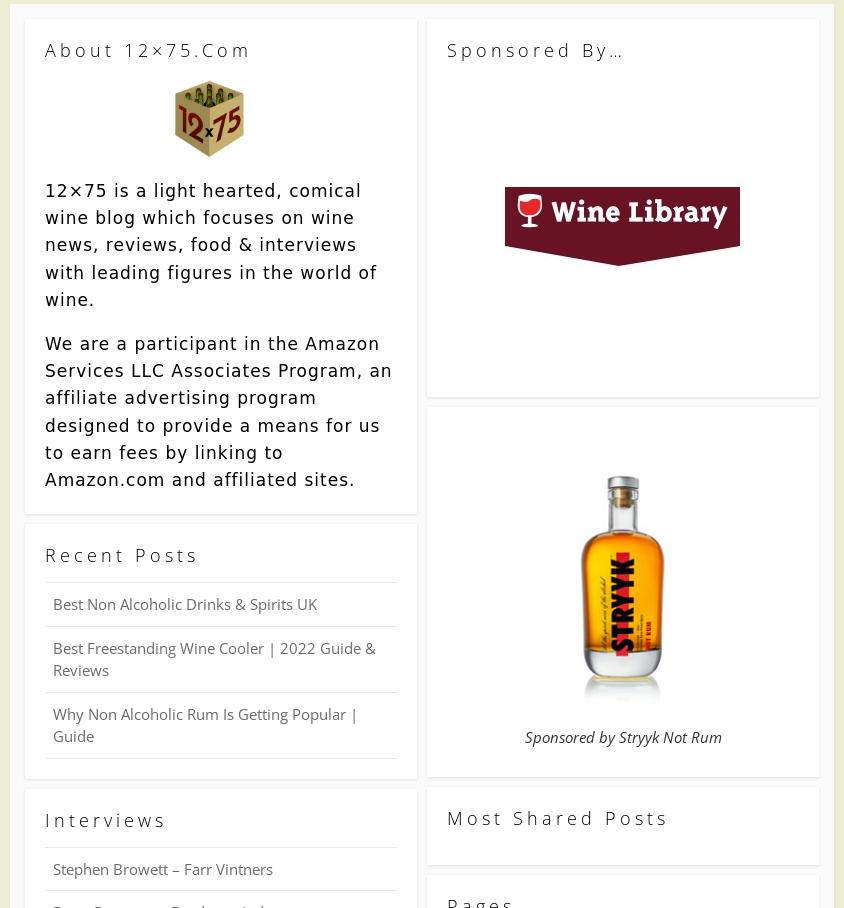 This screenshot has width=844, height=908. I want to click on 'Best Freestanding Wine Cooler | 2022 Guide & Reviews', so click(213, 658).